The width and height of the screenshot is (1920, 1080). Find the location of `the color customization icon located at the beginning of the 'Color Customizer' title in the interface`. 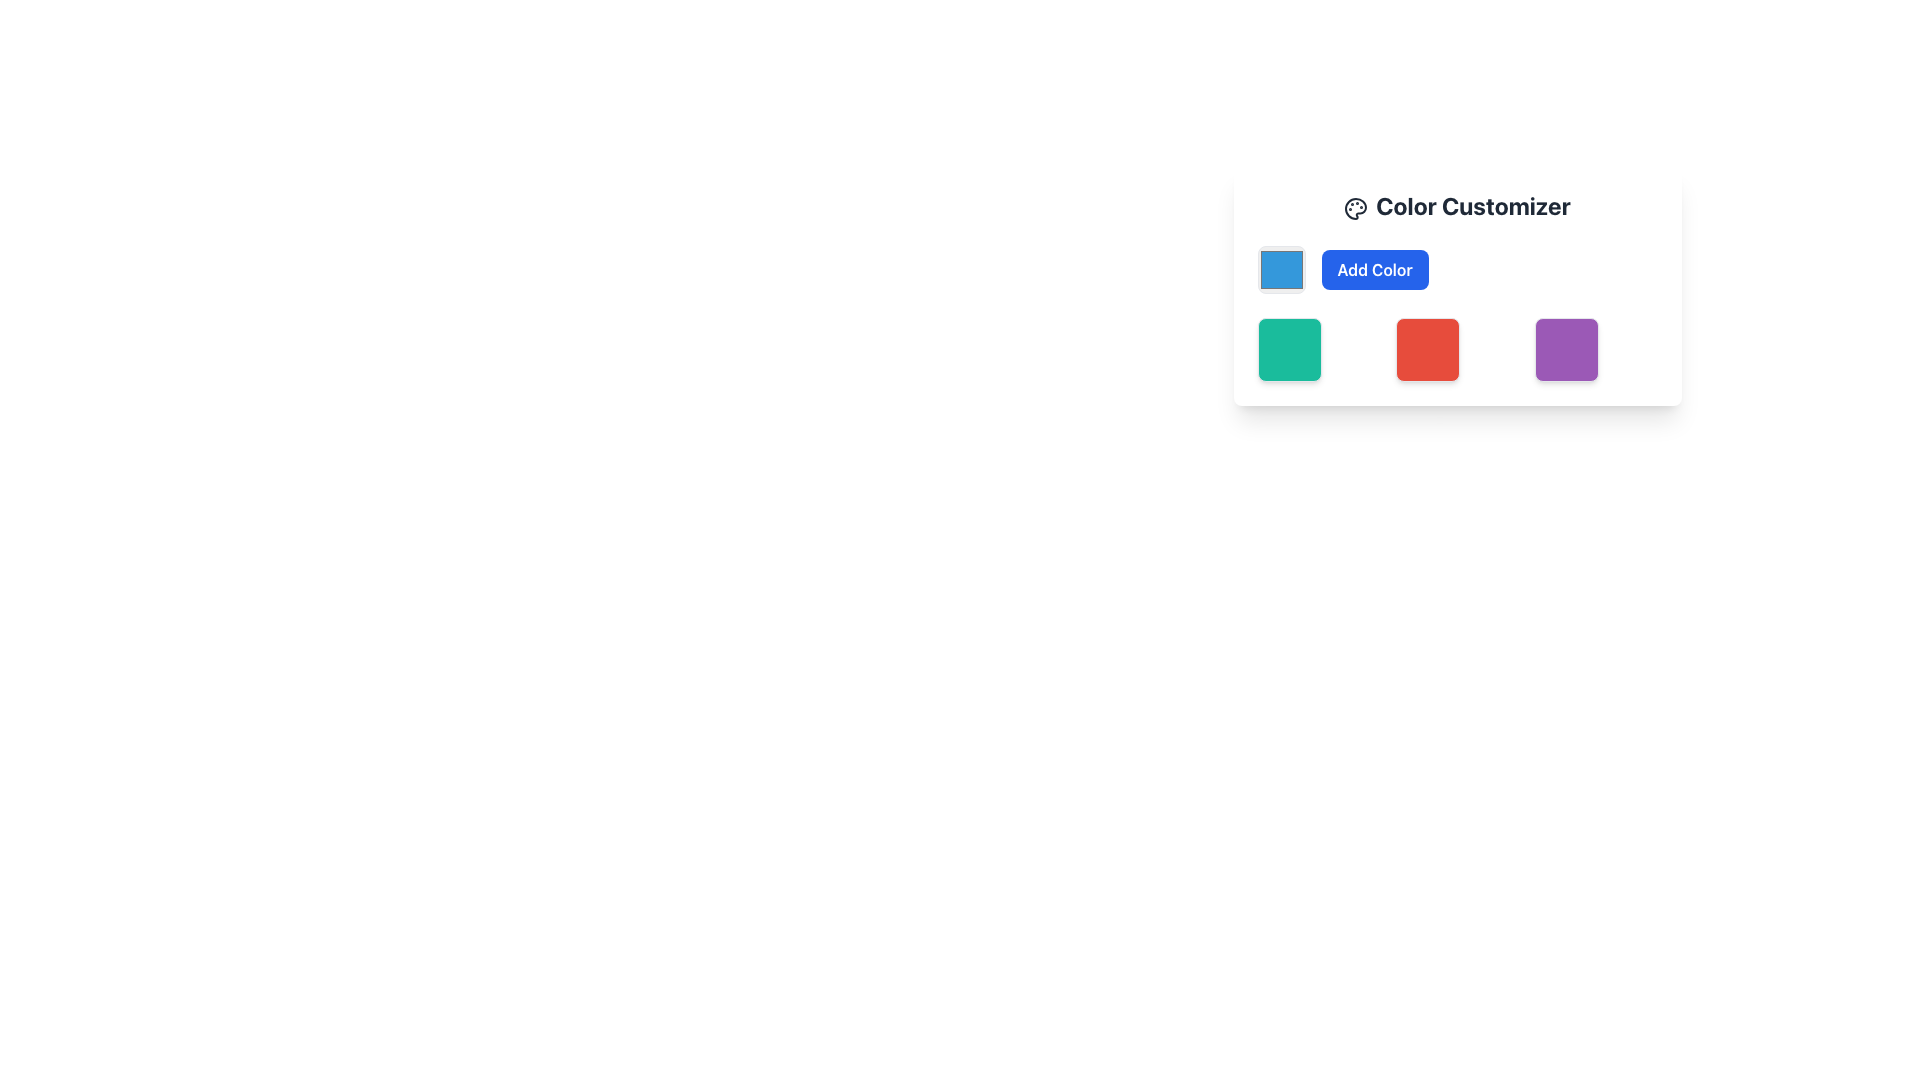

the color customization icon located at the beginning of the 'Color Customizer' title in the interface is located at coordinates (1356, 208).